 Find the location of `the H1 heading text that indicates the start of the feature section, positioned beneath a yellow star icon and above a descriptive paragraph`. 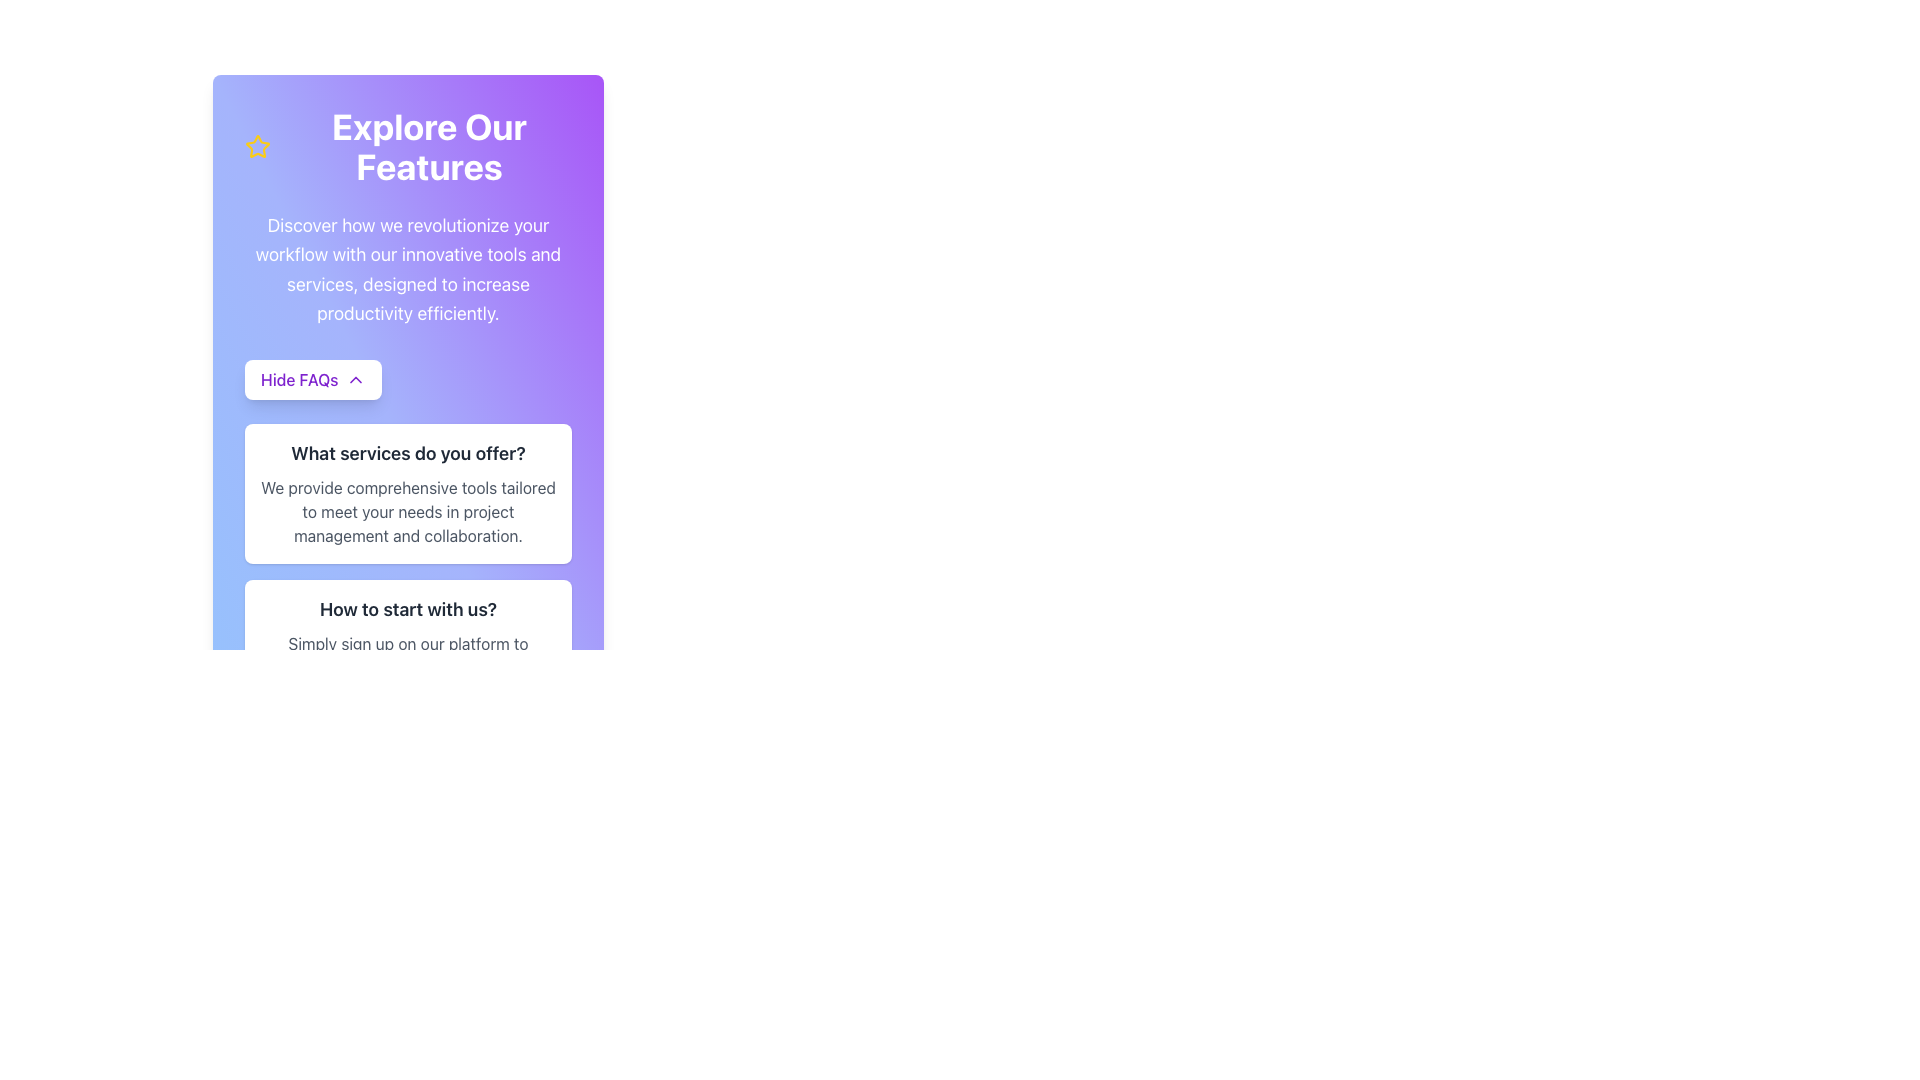

the H1 heading text that indicates the start of the feature section, positioned beneath a yellow star icon and above a descriptive paragraph is located at coordinates (428, 145).